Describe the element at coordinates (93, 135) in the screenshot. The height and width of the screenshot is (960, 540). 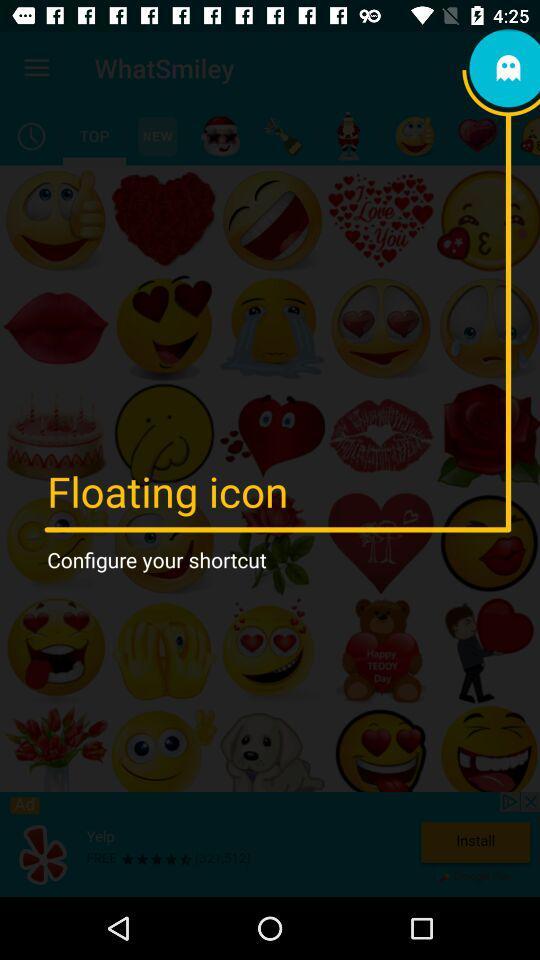
I see `top emojis` at that location.